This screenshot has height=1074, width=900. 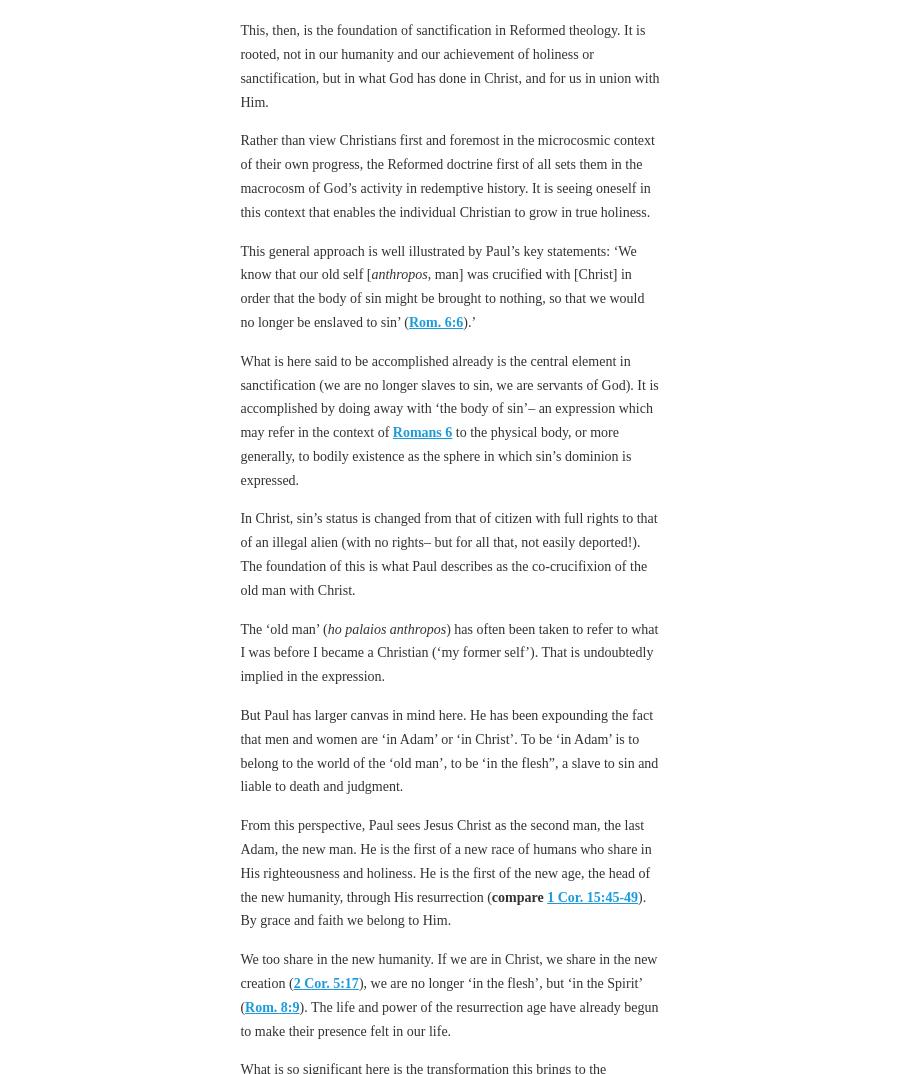 I want to click on 'We too share in the new humanity. If we are in Christ, we share in the new creation (', so click(x=448, y=970).